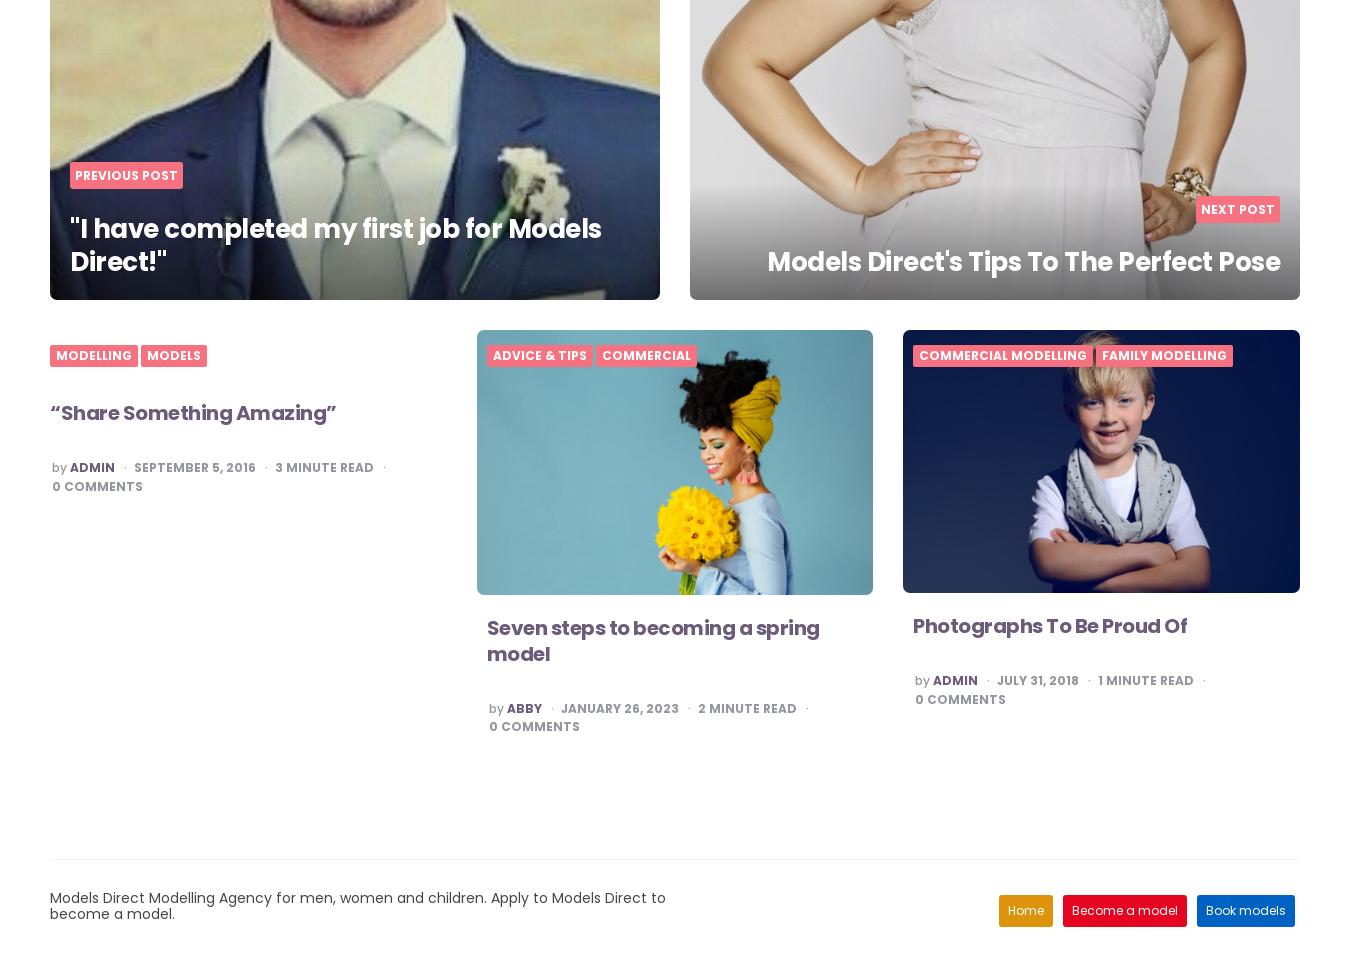 This screenshot has width=1350, height=976. I want to click on '2', so click(696, 706).